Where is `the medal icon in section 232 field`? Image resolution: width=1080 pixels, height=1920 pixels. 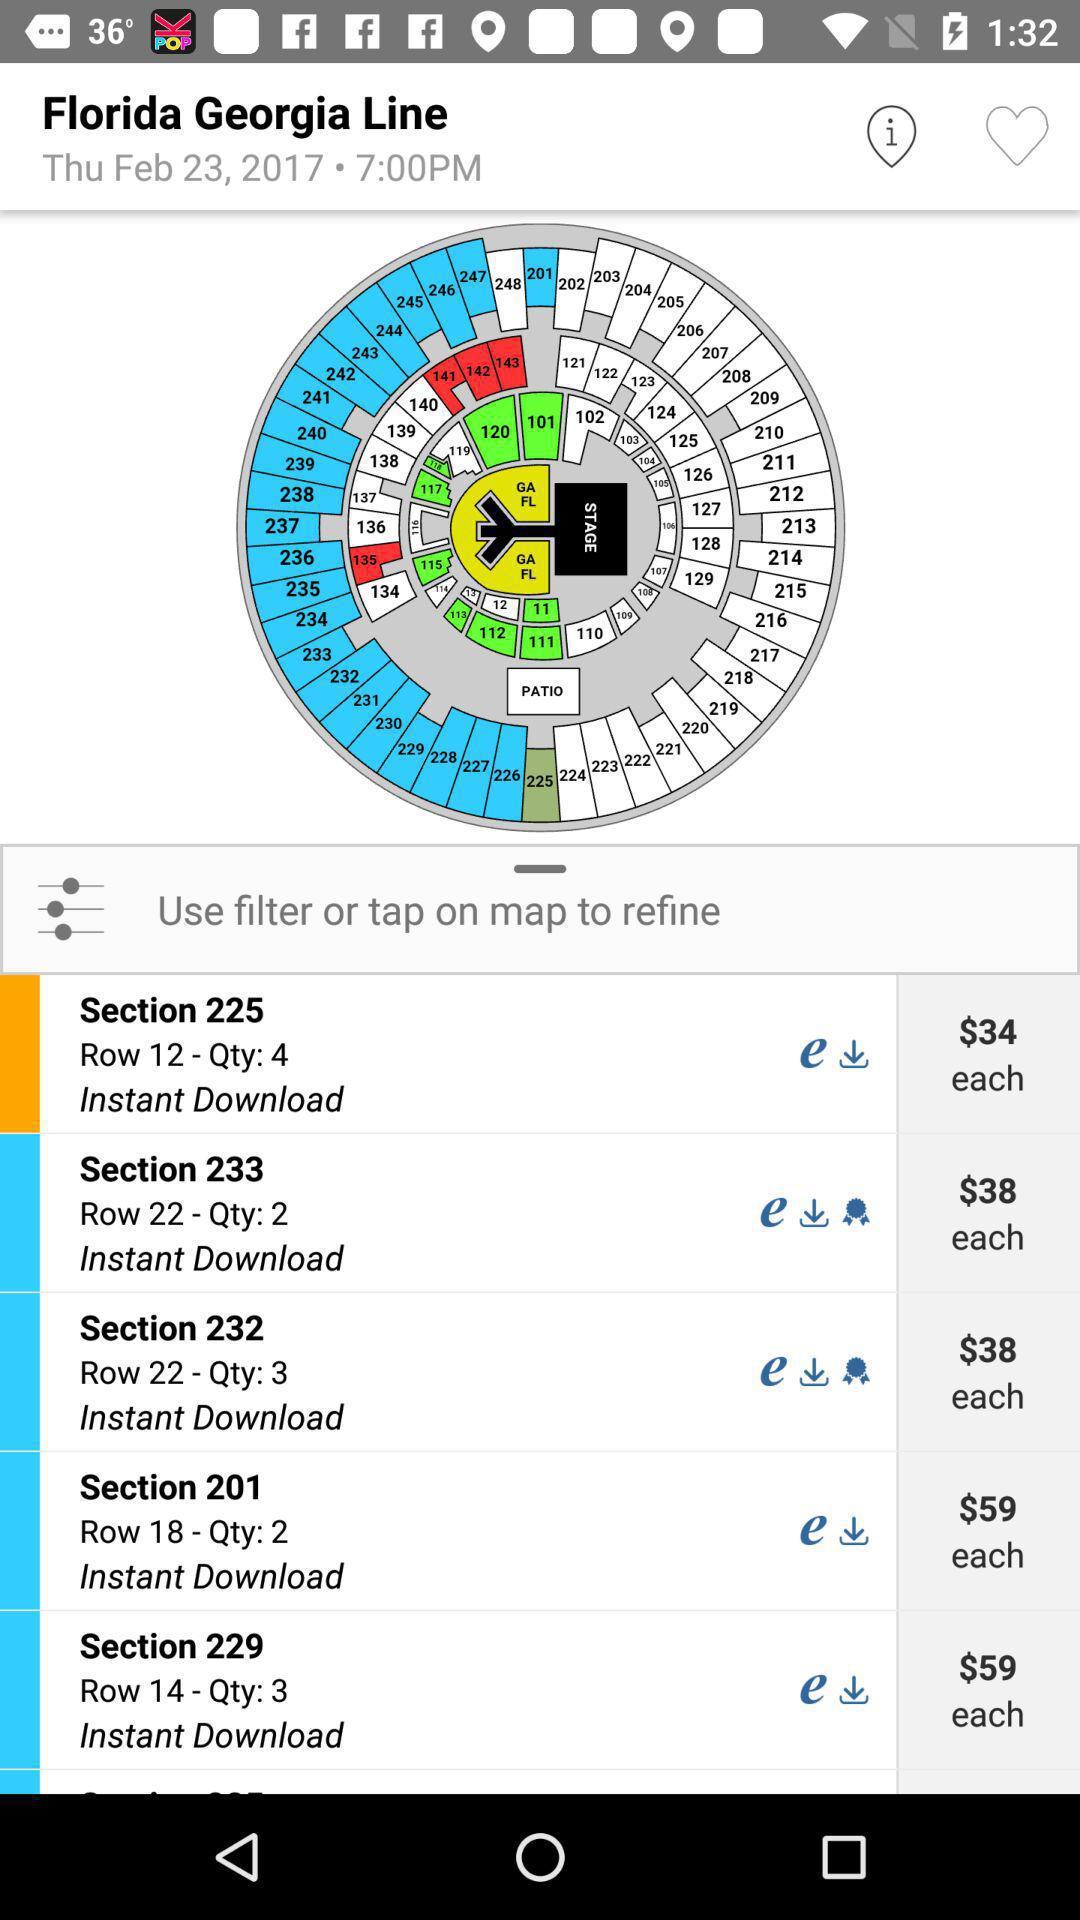
the medal icon in section 232 field is located at coordinates (855, 1370).